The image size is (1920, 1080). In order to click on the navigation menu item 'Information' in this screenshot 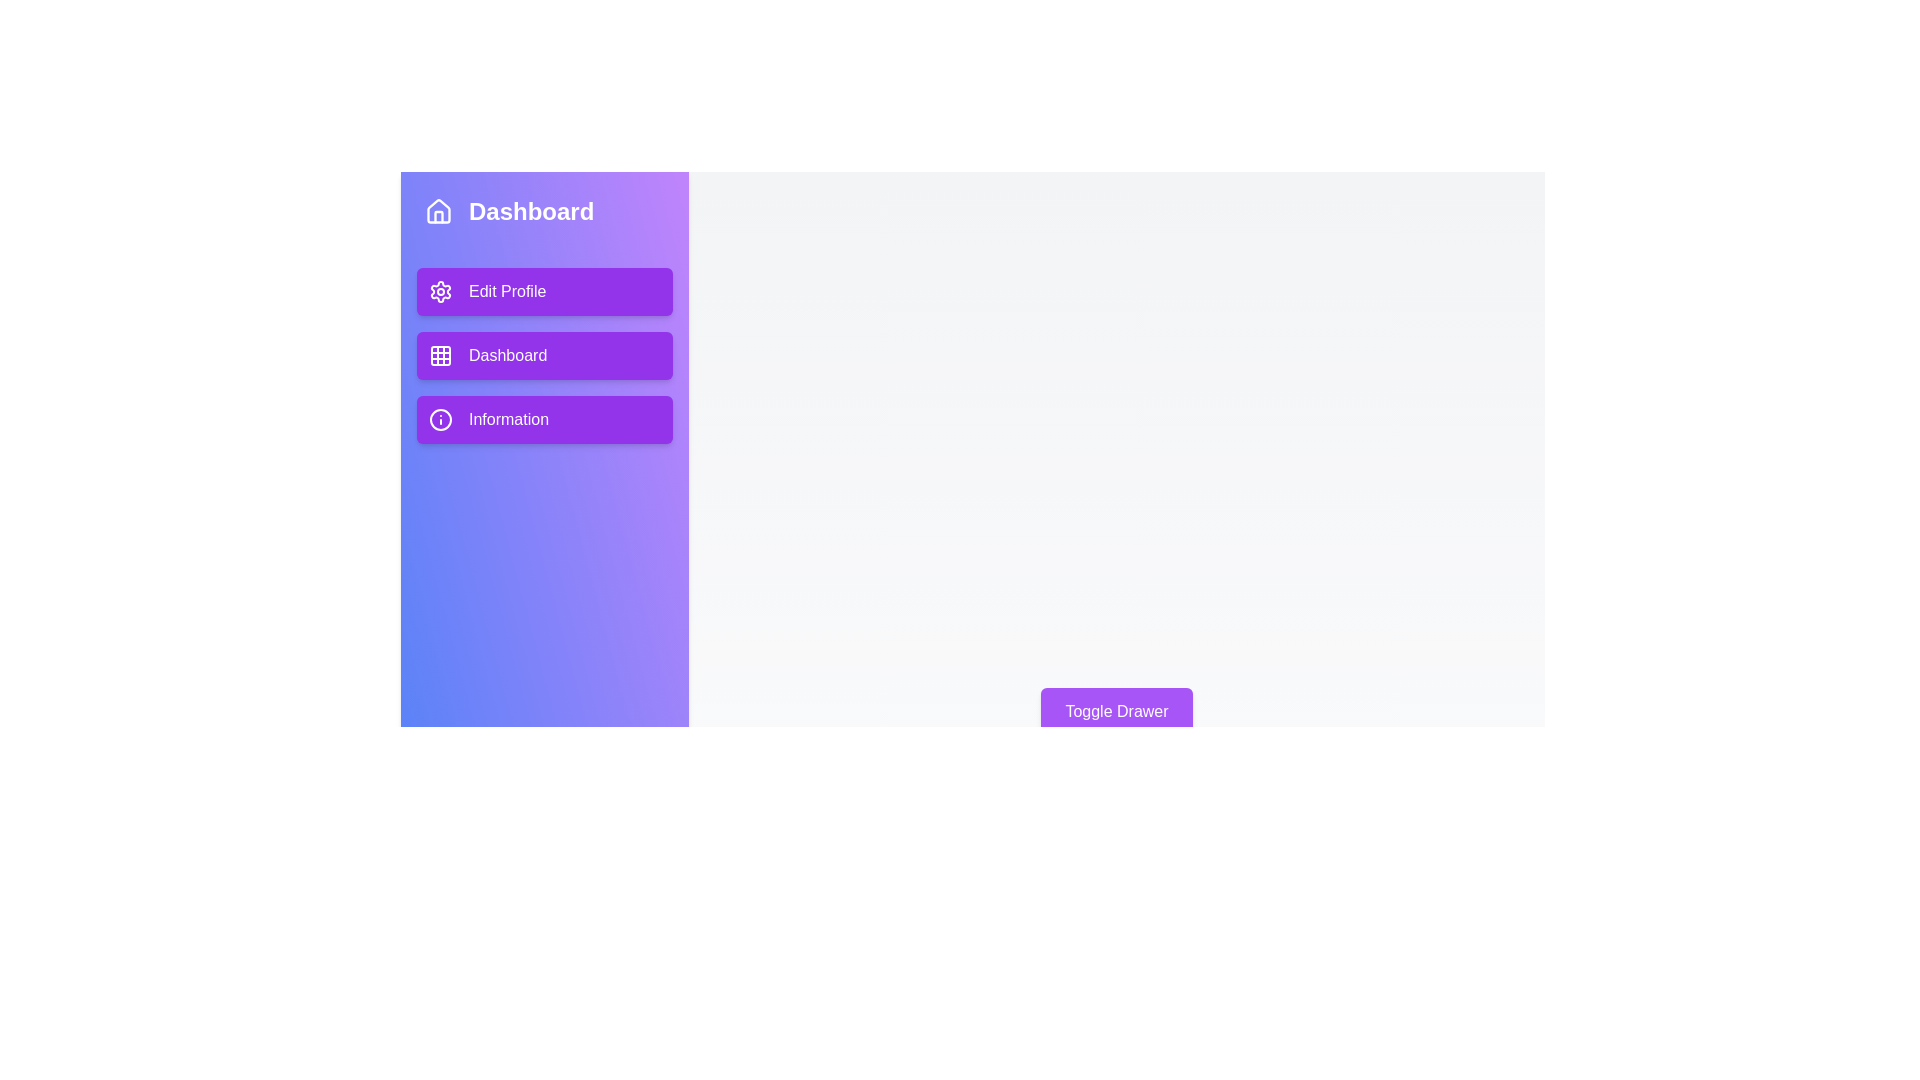, I will do `click(545, 419)`.